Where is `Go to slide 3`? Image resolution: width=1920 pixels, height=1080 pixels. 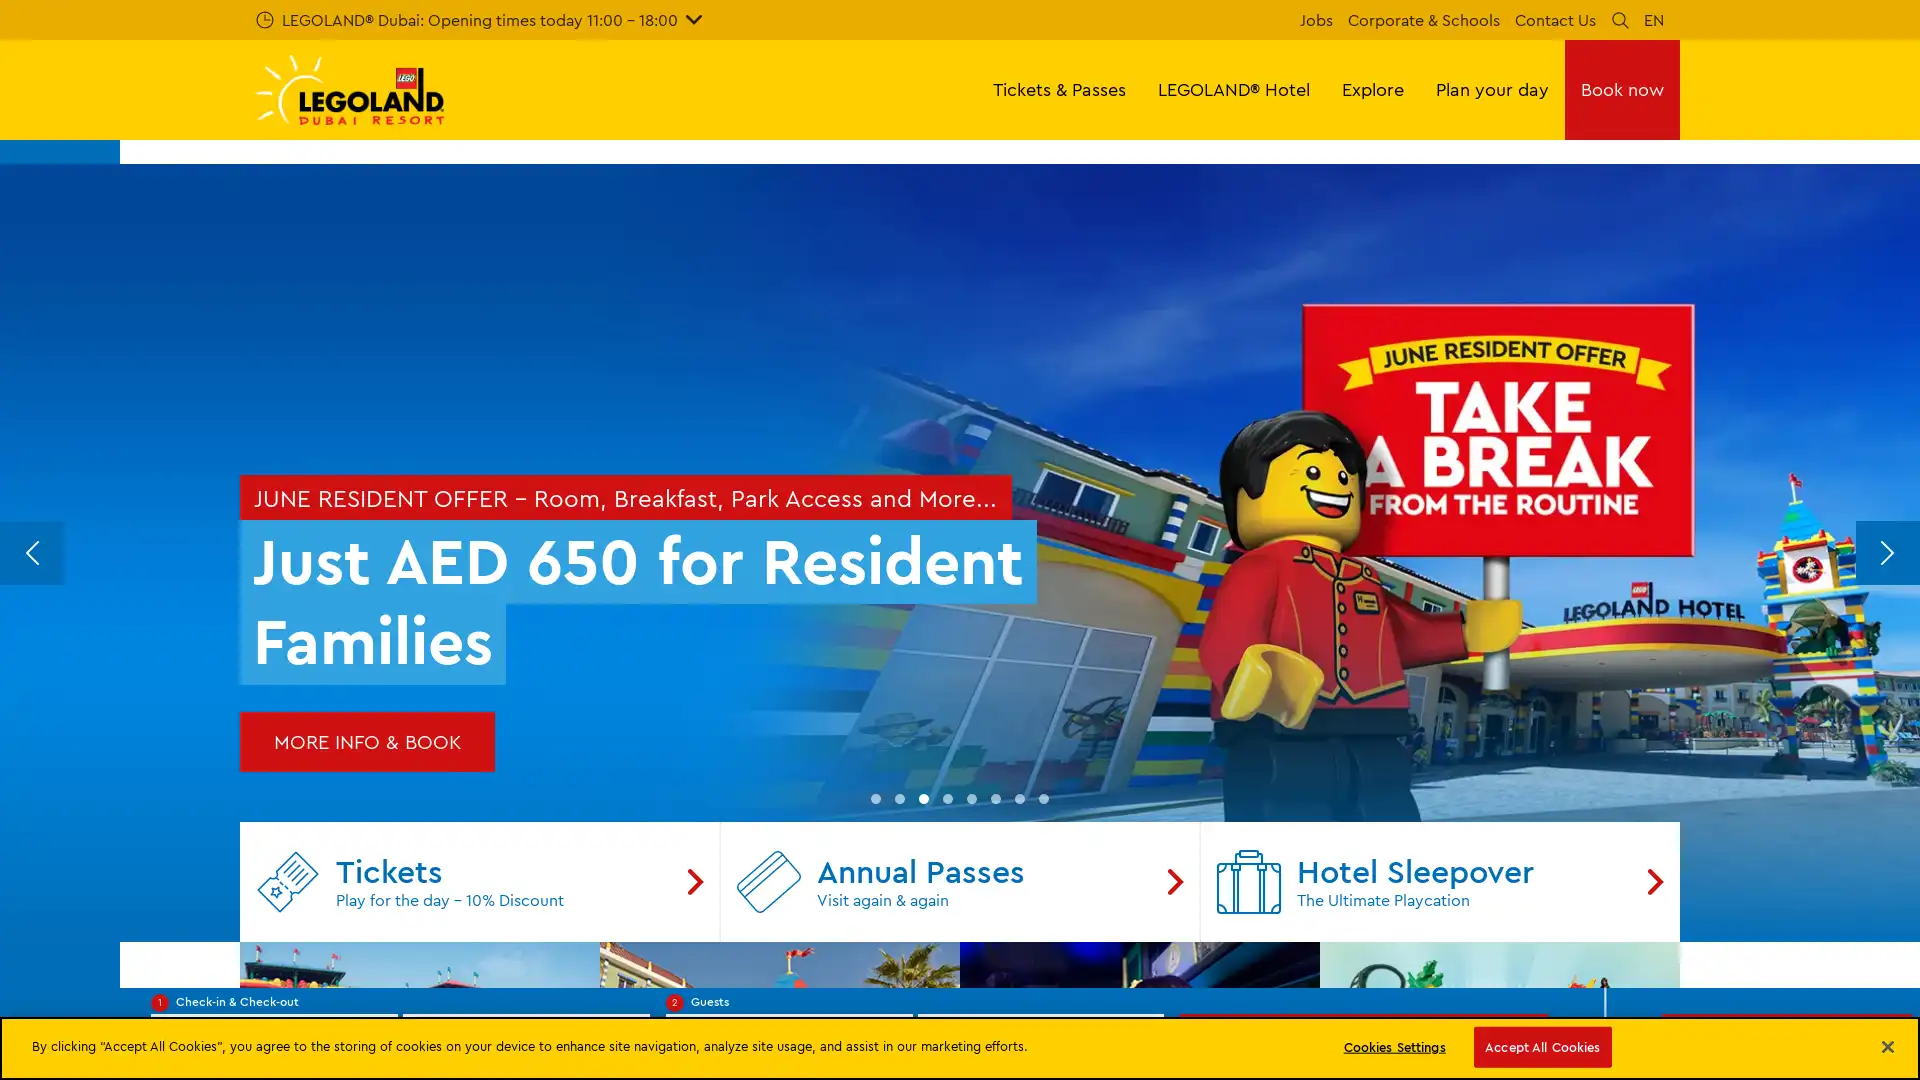 Go to slide 3 is located at coordinates (922, 797).